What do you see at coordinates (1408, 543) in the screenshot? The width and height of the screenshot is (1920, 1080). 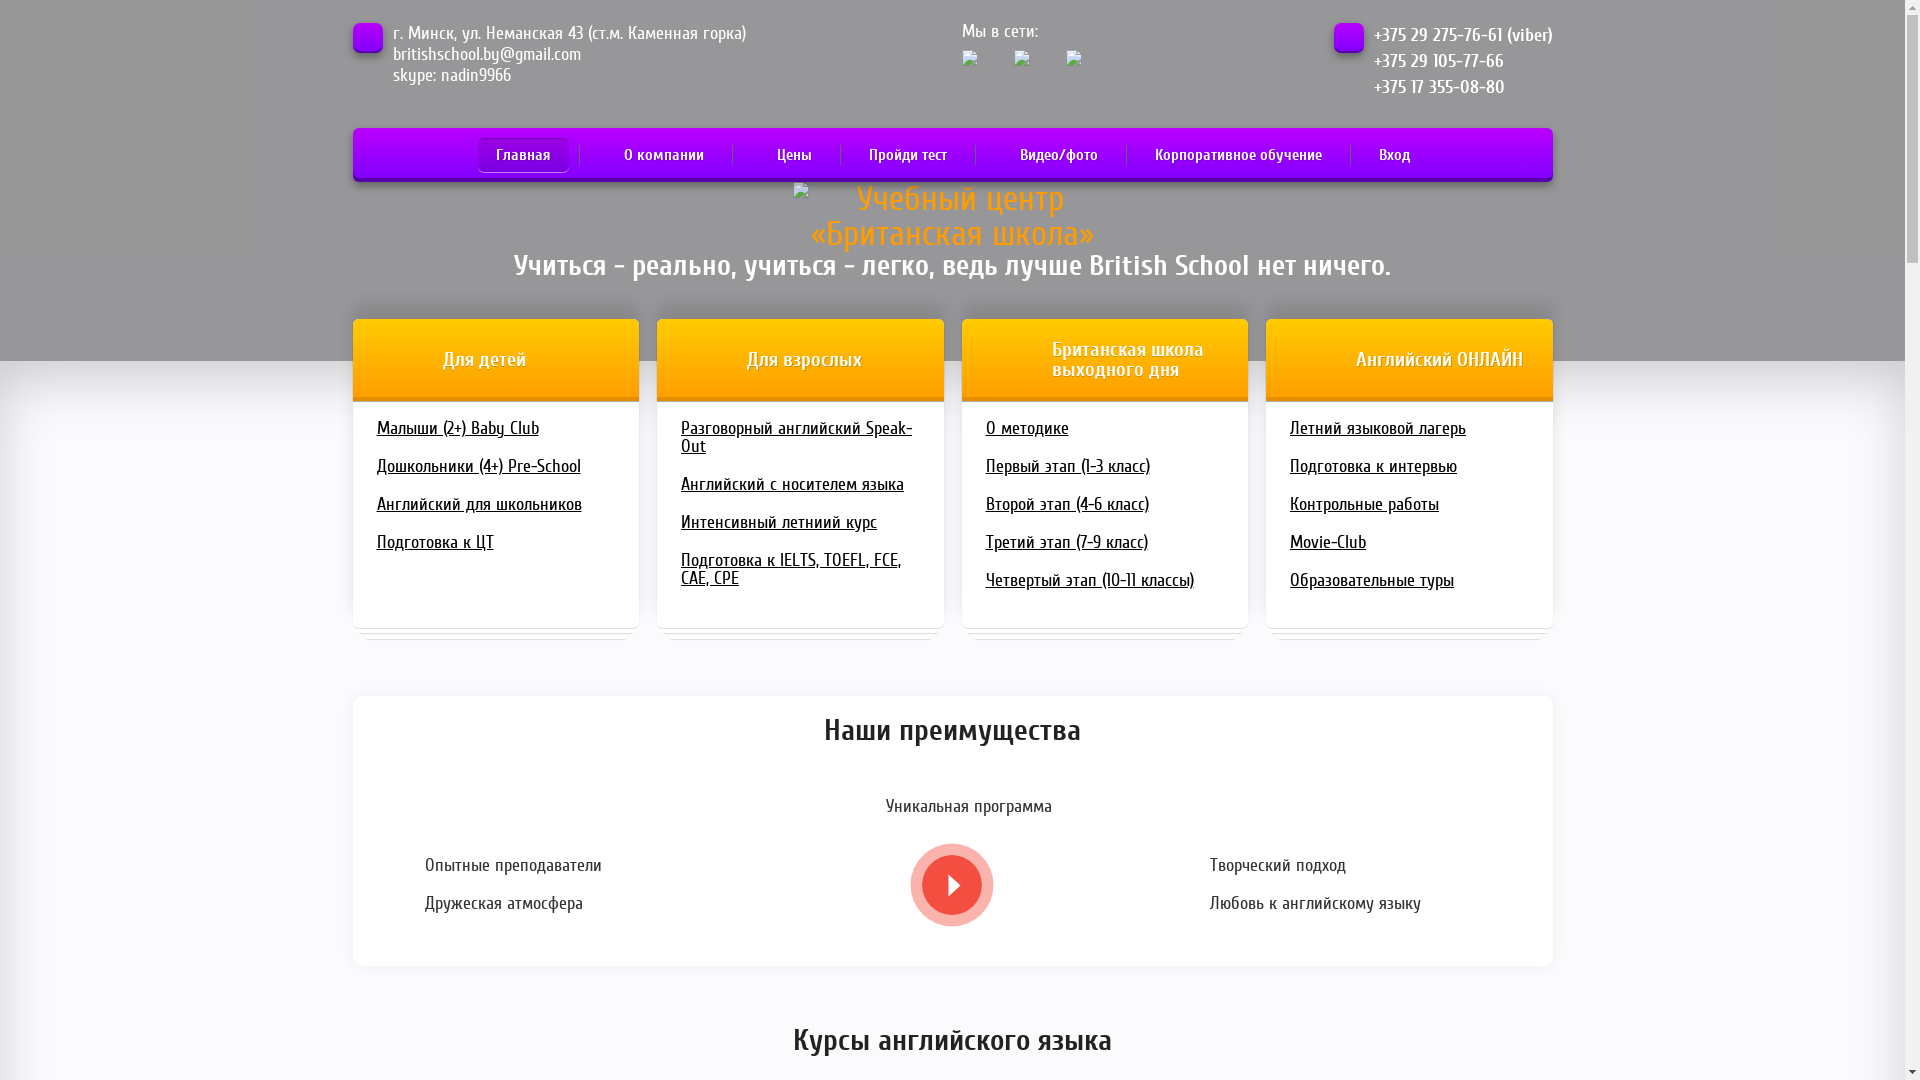 I see `'Movie-Club'` at bounding box center [1408, 543].